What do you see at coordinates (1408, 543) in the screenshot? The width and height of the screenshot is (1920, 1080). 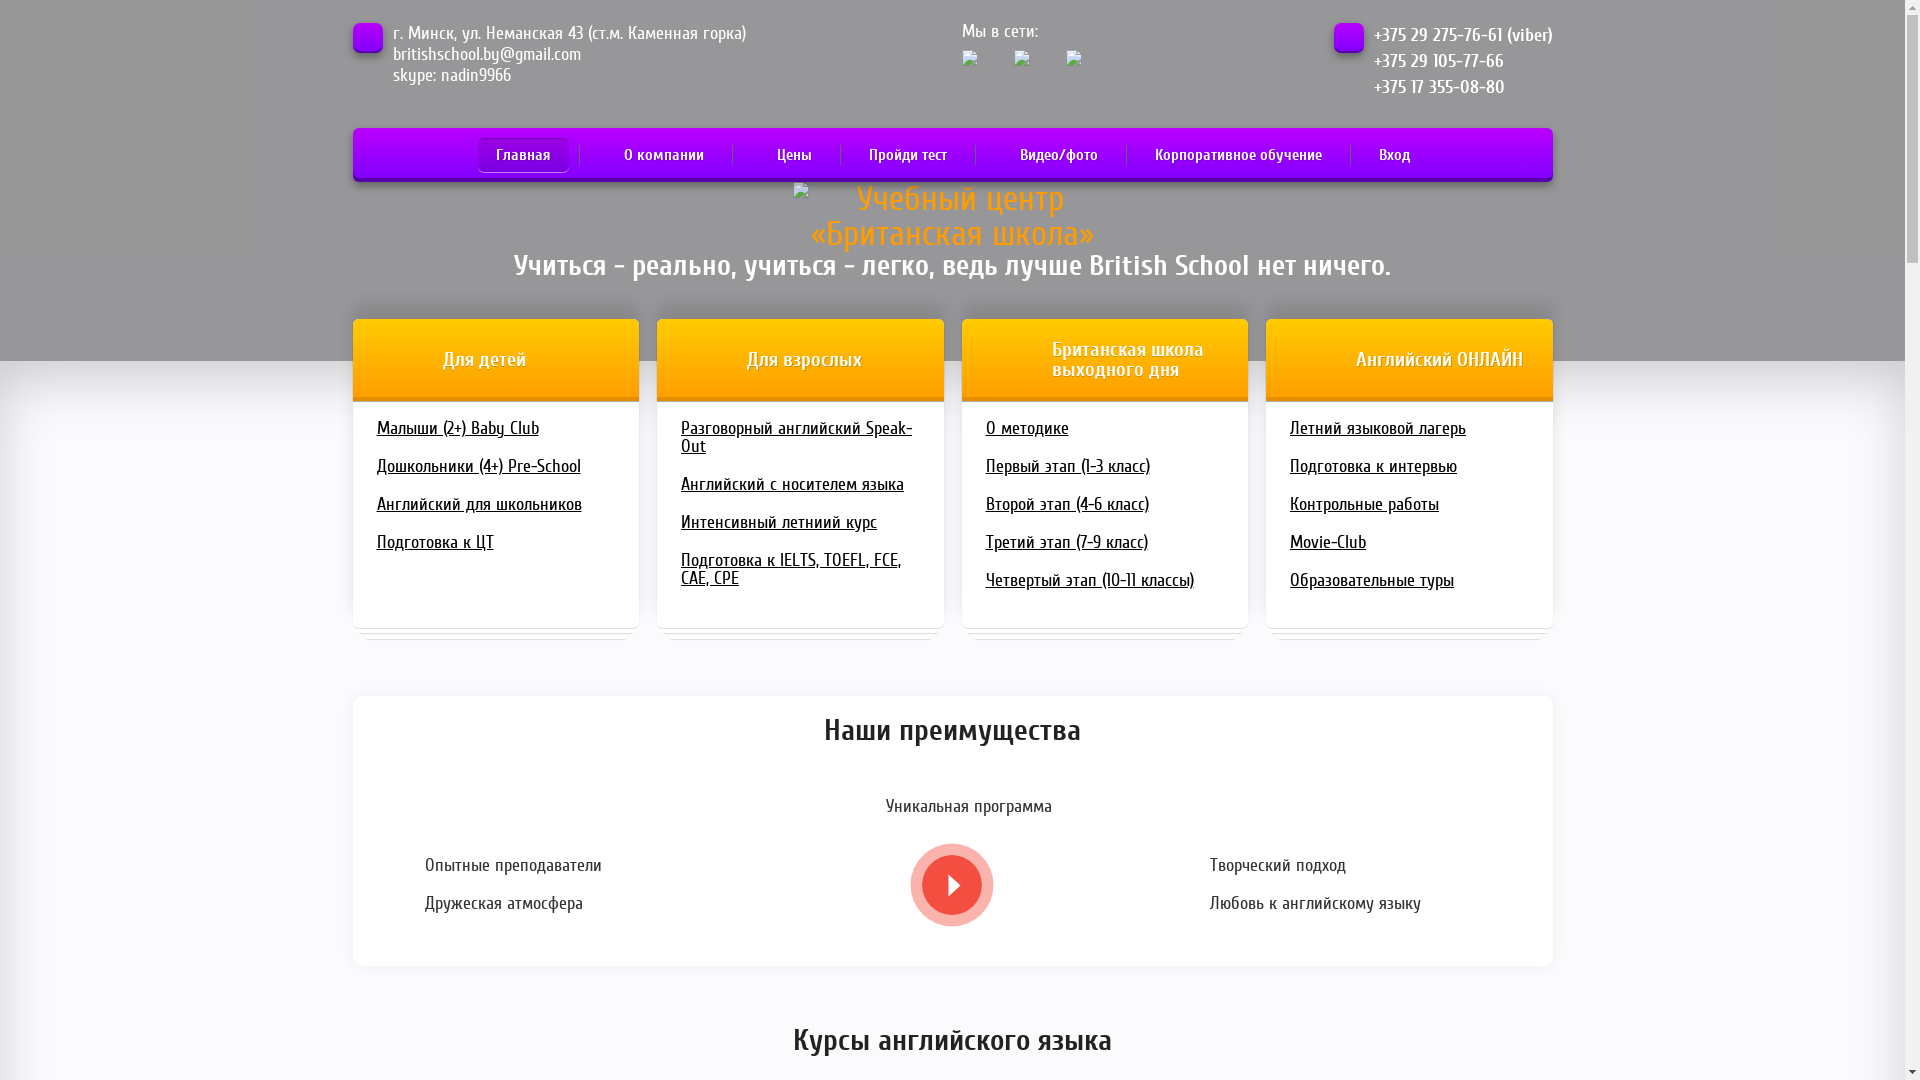 I see `'Movie-Club'` at bounding box center [1408, 543].